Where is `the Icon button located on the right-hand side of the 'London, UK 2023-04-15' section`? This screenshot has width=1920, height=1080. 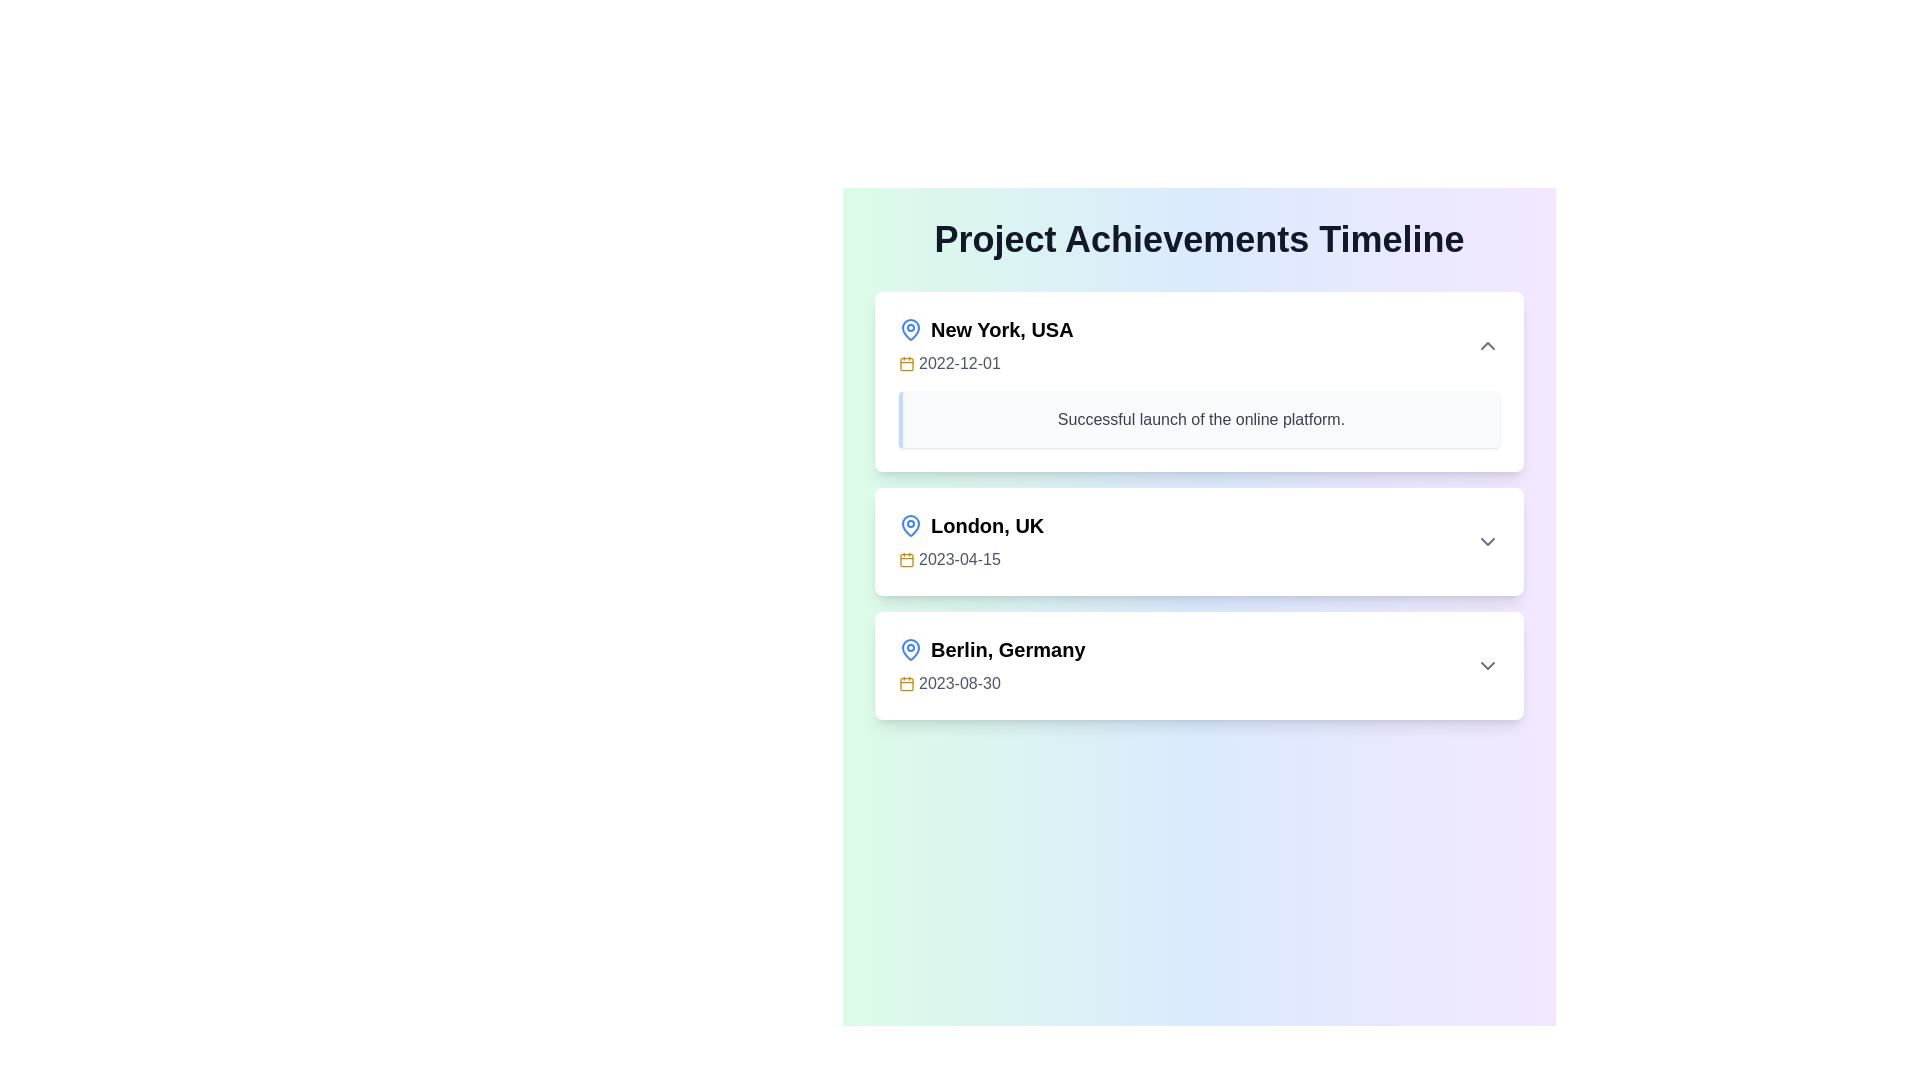
the Icon button located on the right-hand side of the 'London, UK 2023-04-15' section is located at coordinates (1488, 542).